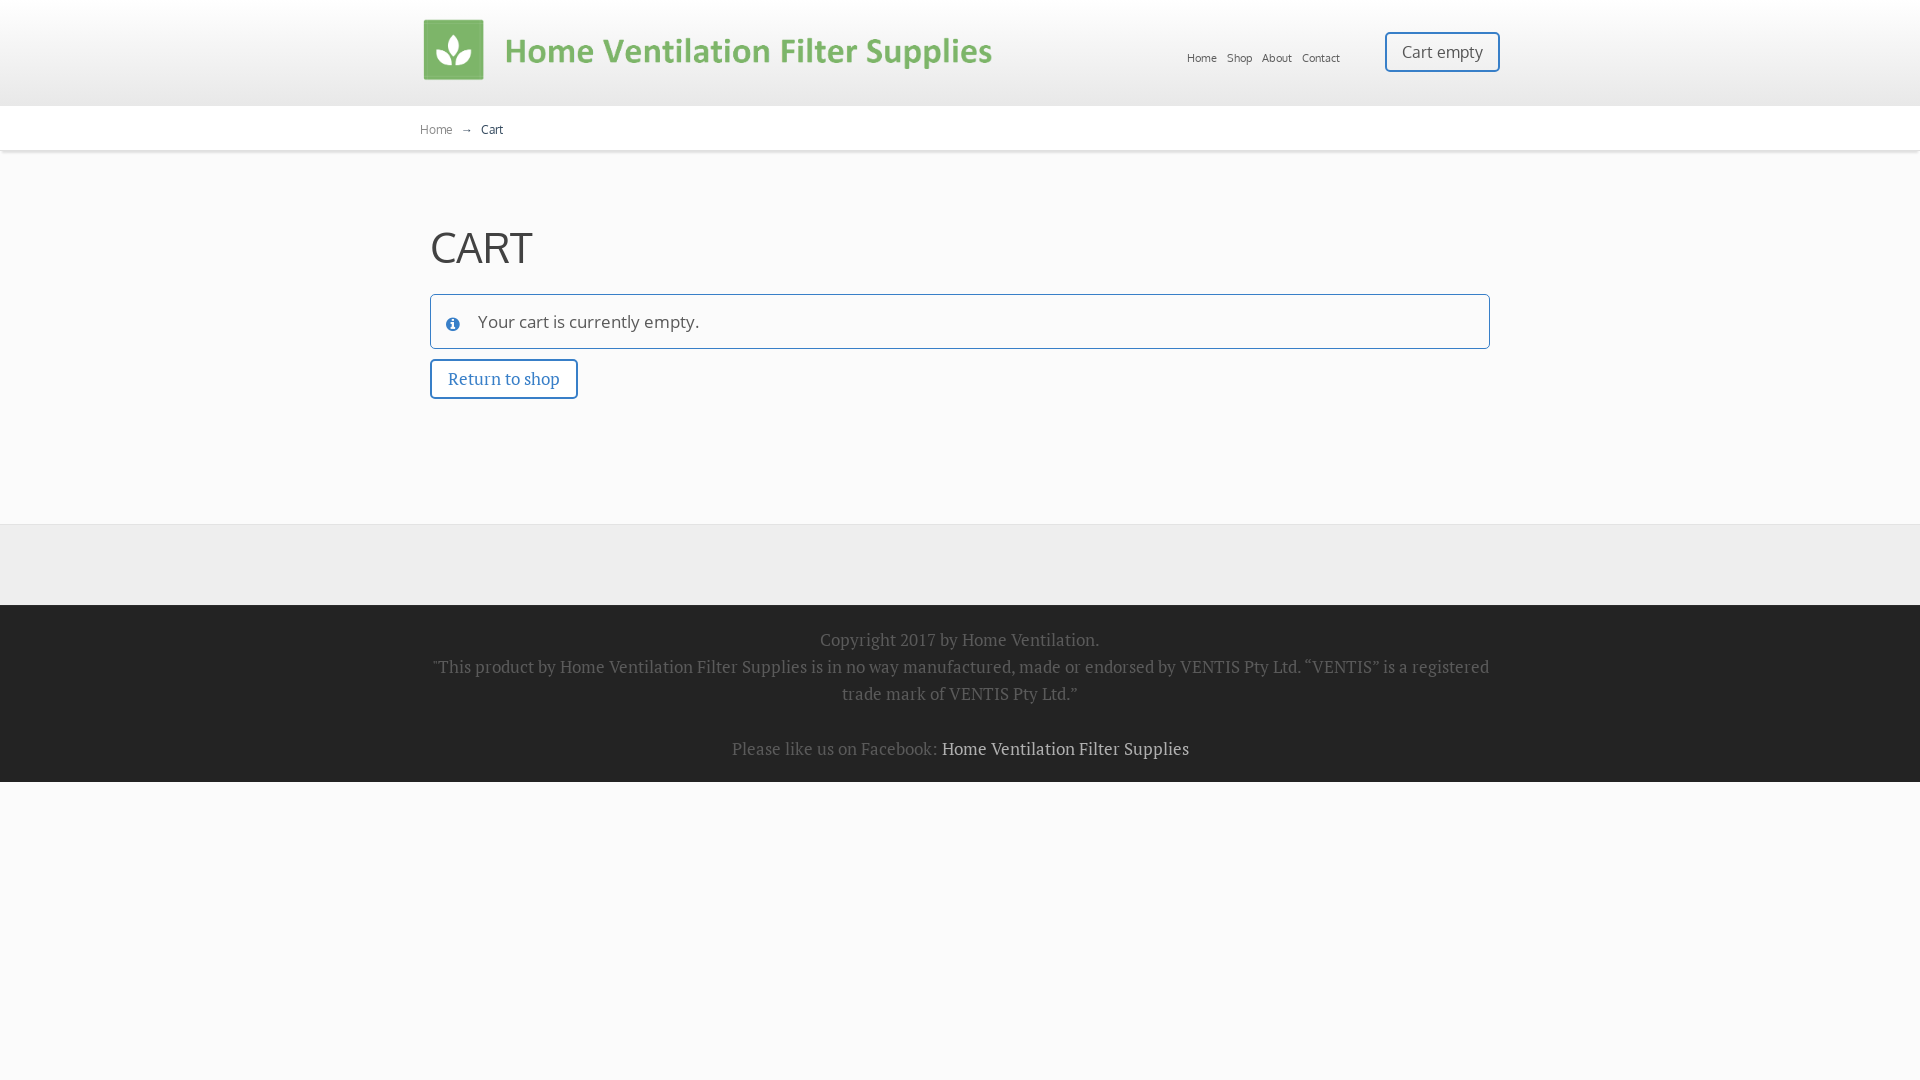  I want to click on 'Cart empty', so click(1442, 50).